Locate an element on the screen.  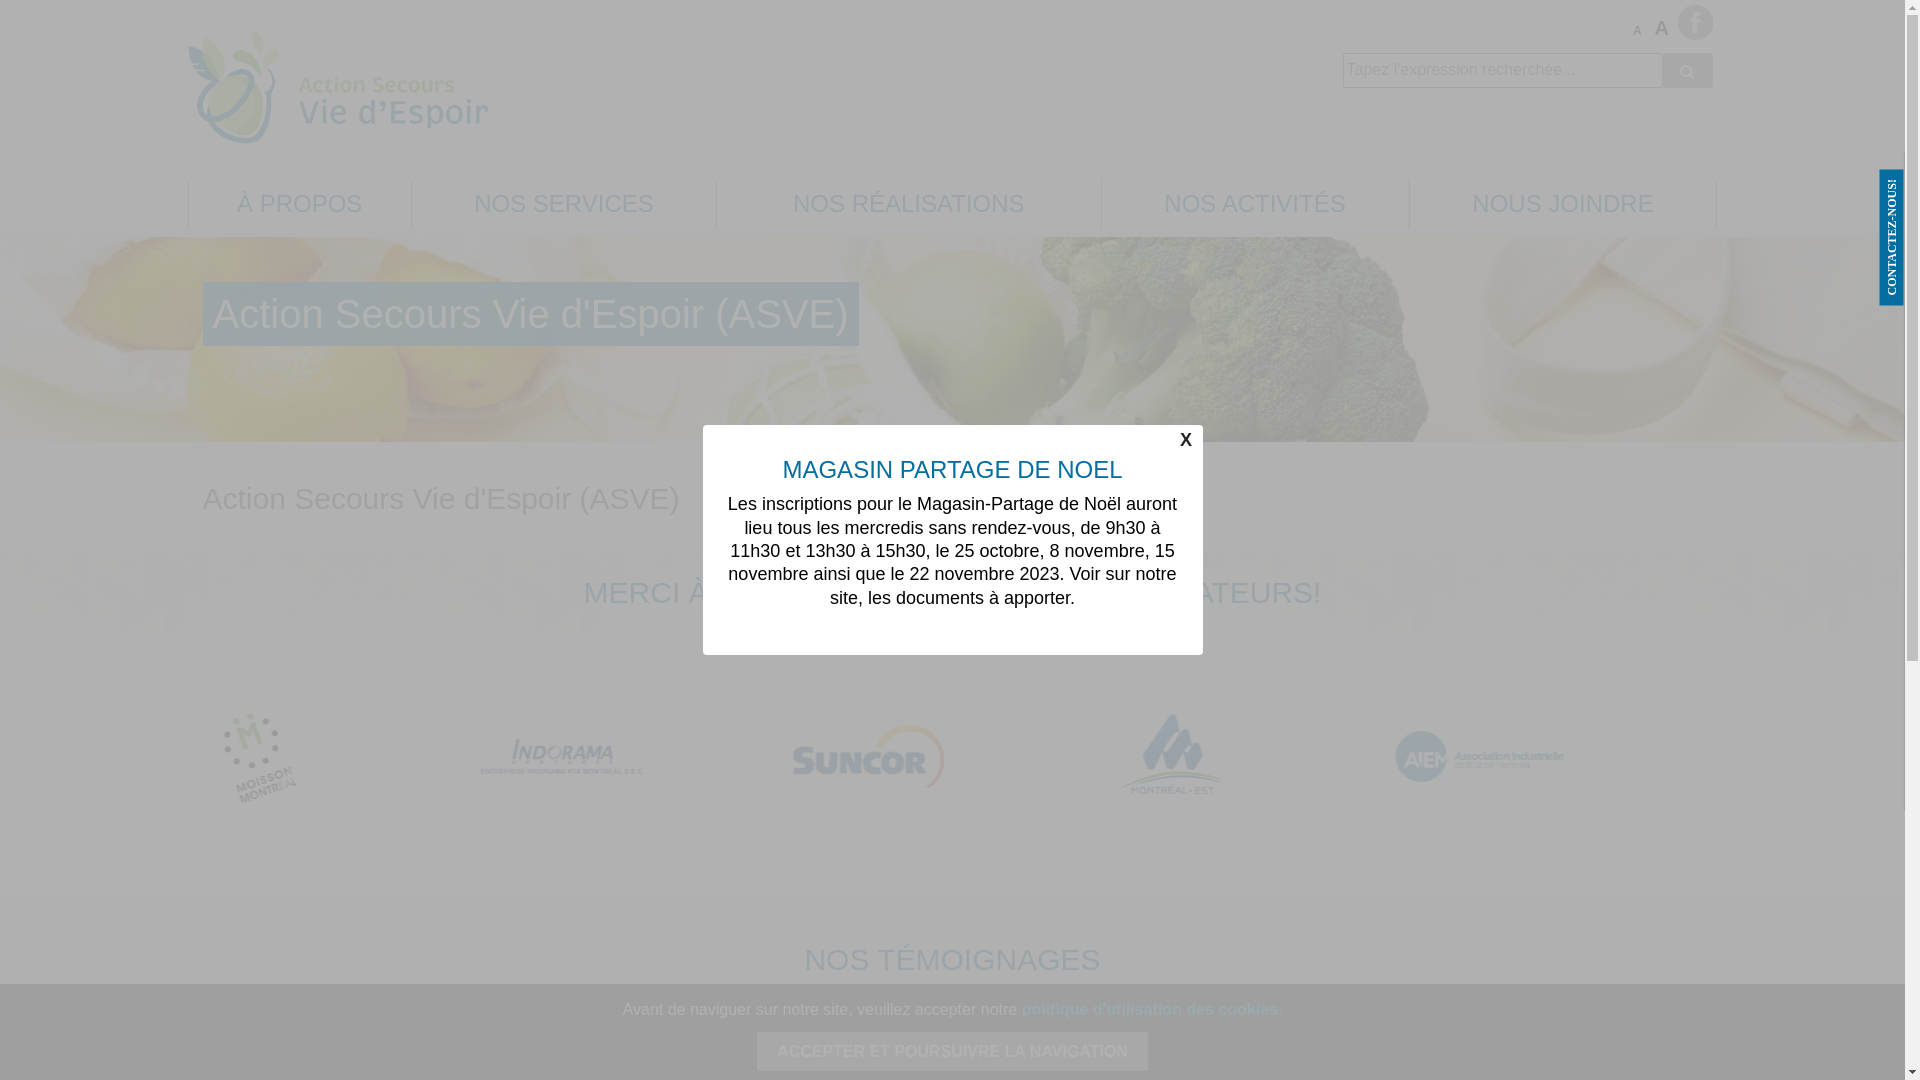
'X' is located at coordinates (1185, 439).